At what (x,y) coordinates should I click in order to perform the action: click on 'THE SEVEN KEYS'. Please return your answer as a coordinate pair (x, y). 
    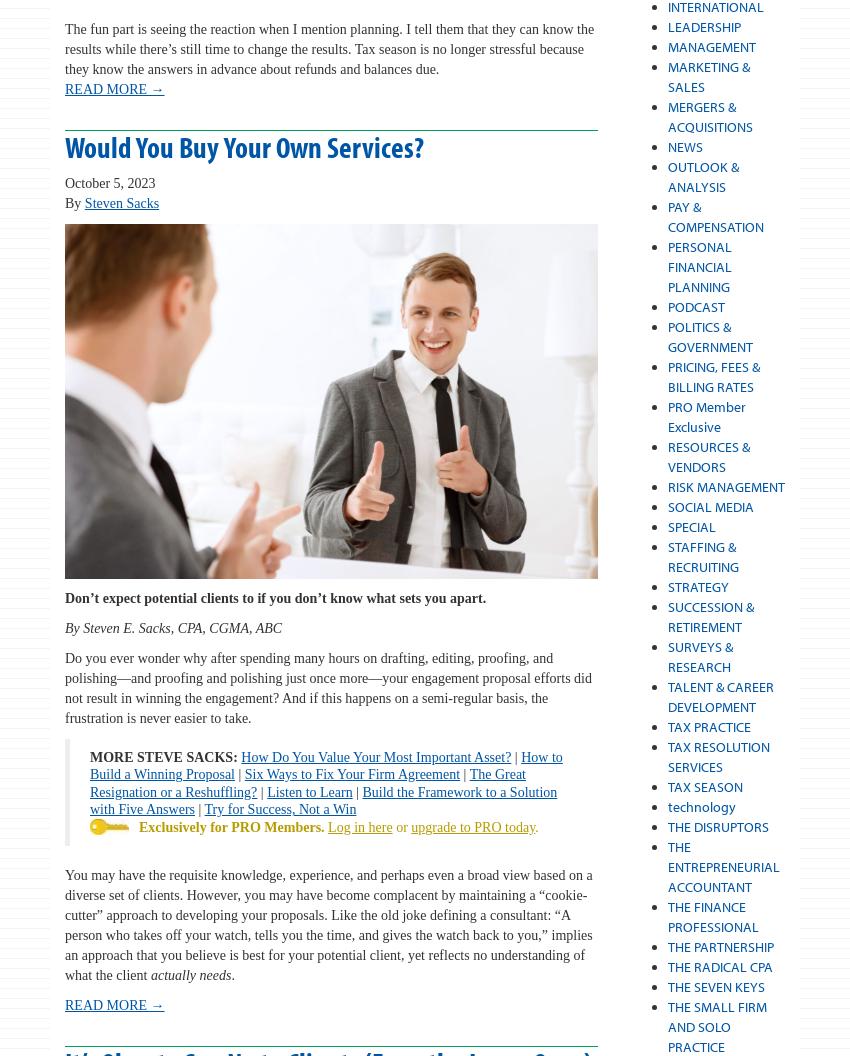
    Looking at the image, I should click on (714, 987).